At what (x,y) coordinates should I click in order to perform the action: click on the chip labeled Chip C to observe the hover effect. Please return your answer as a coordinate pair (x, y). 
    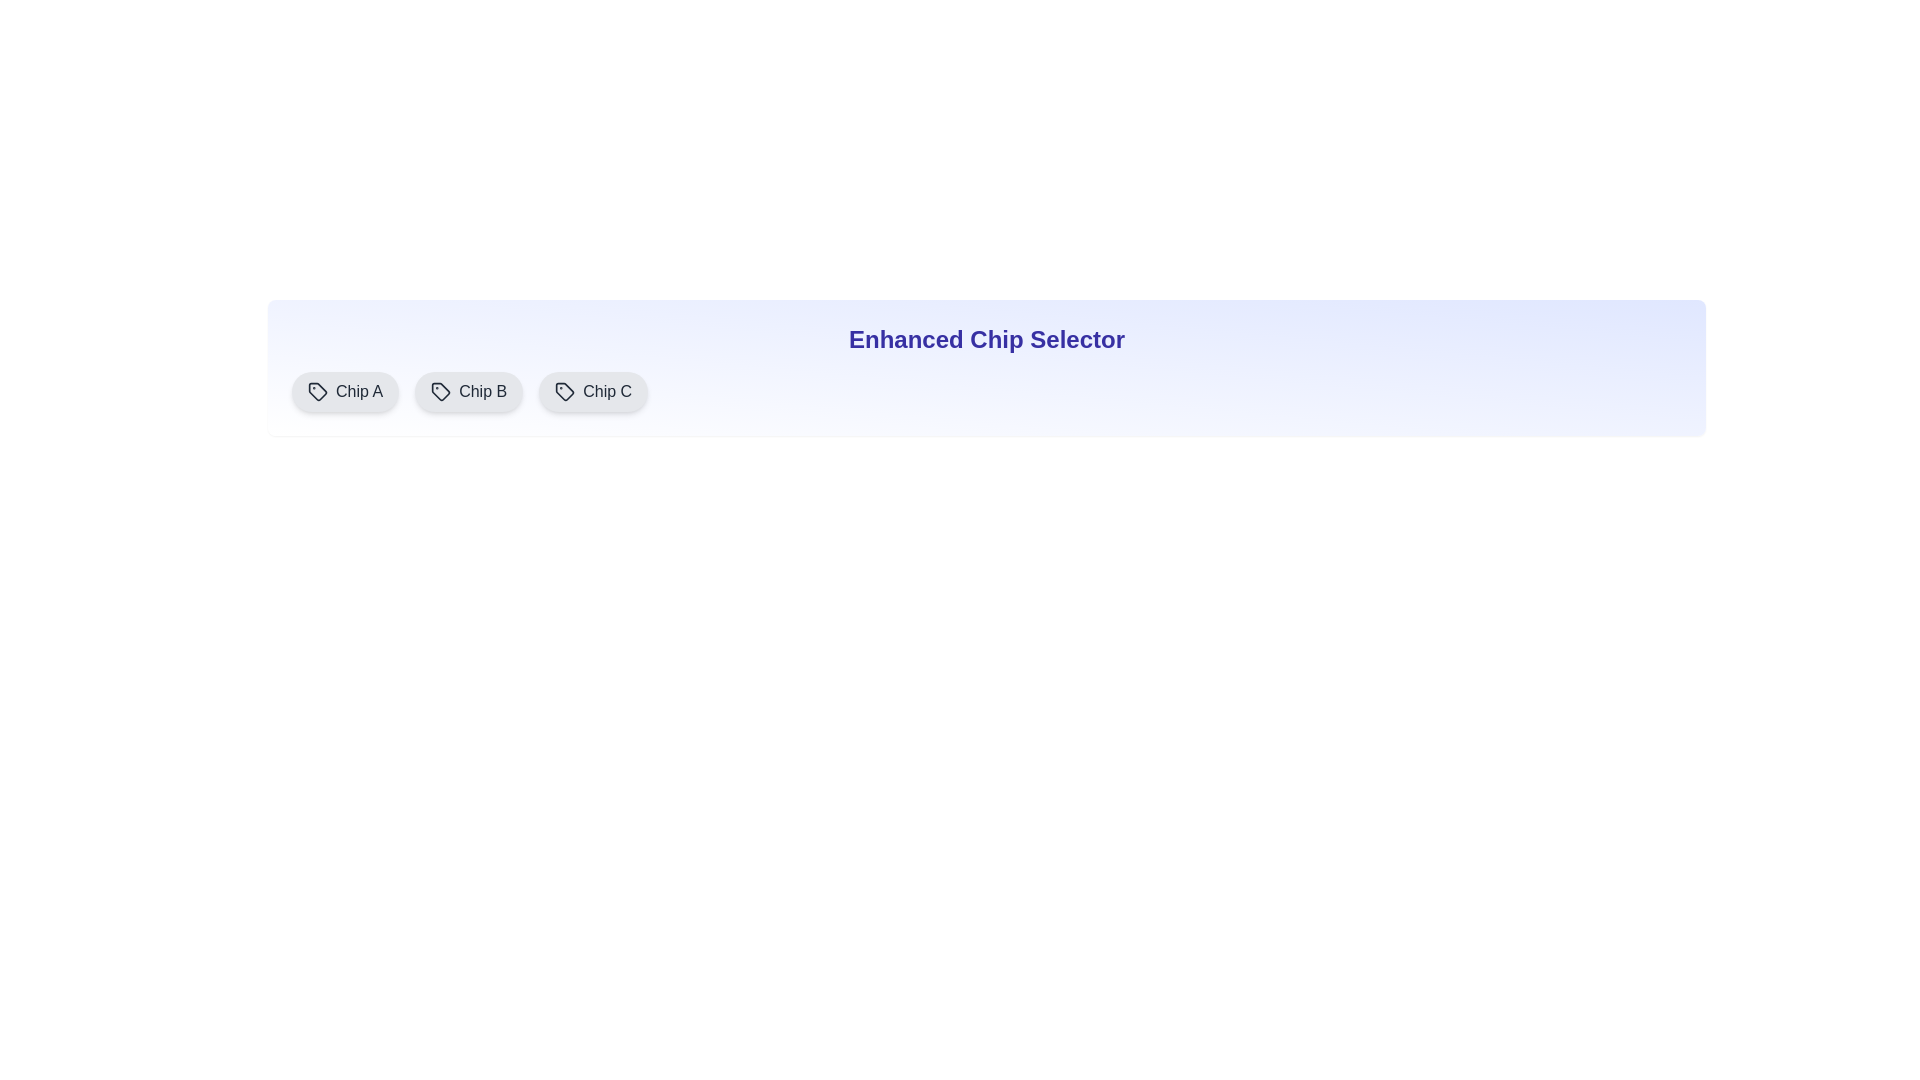
    Looking at the image, I should click on (592, 392).